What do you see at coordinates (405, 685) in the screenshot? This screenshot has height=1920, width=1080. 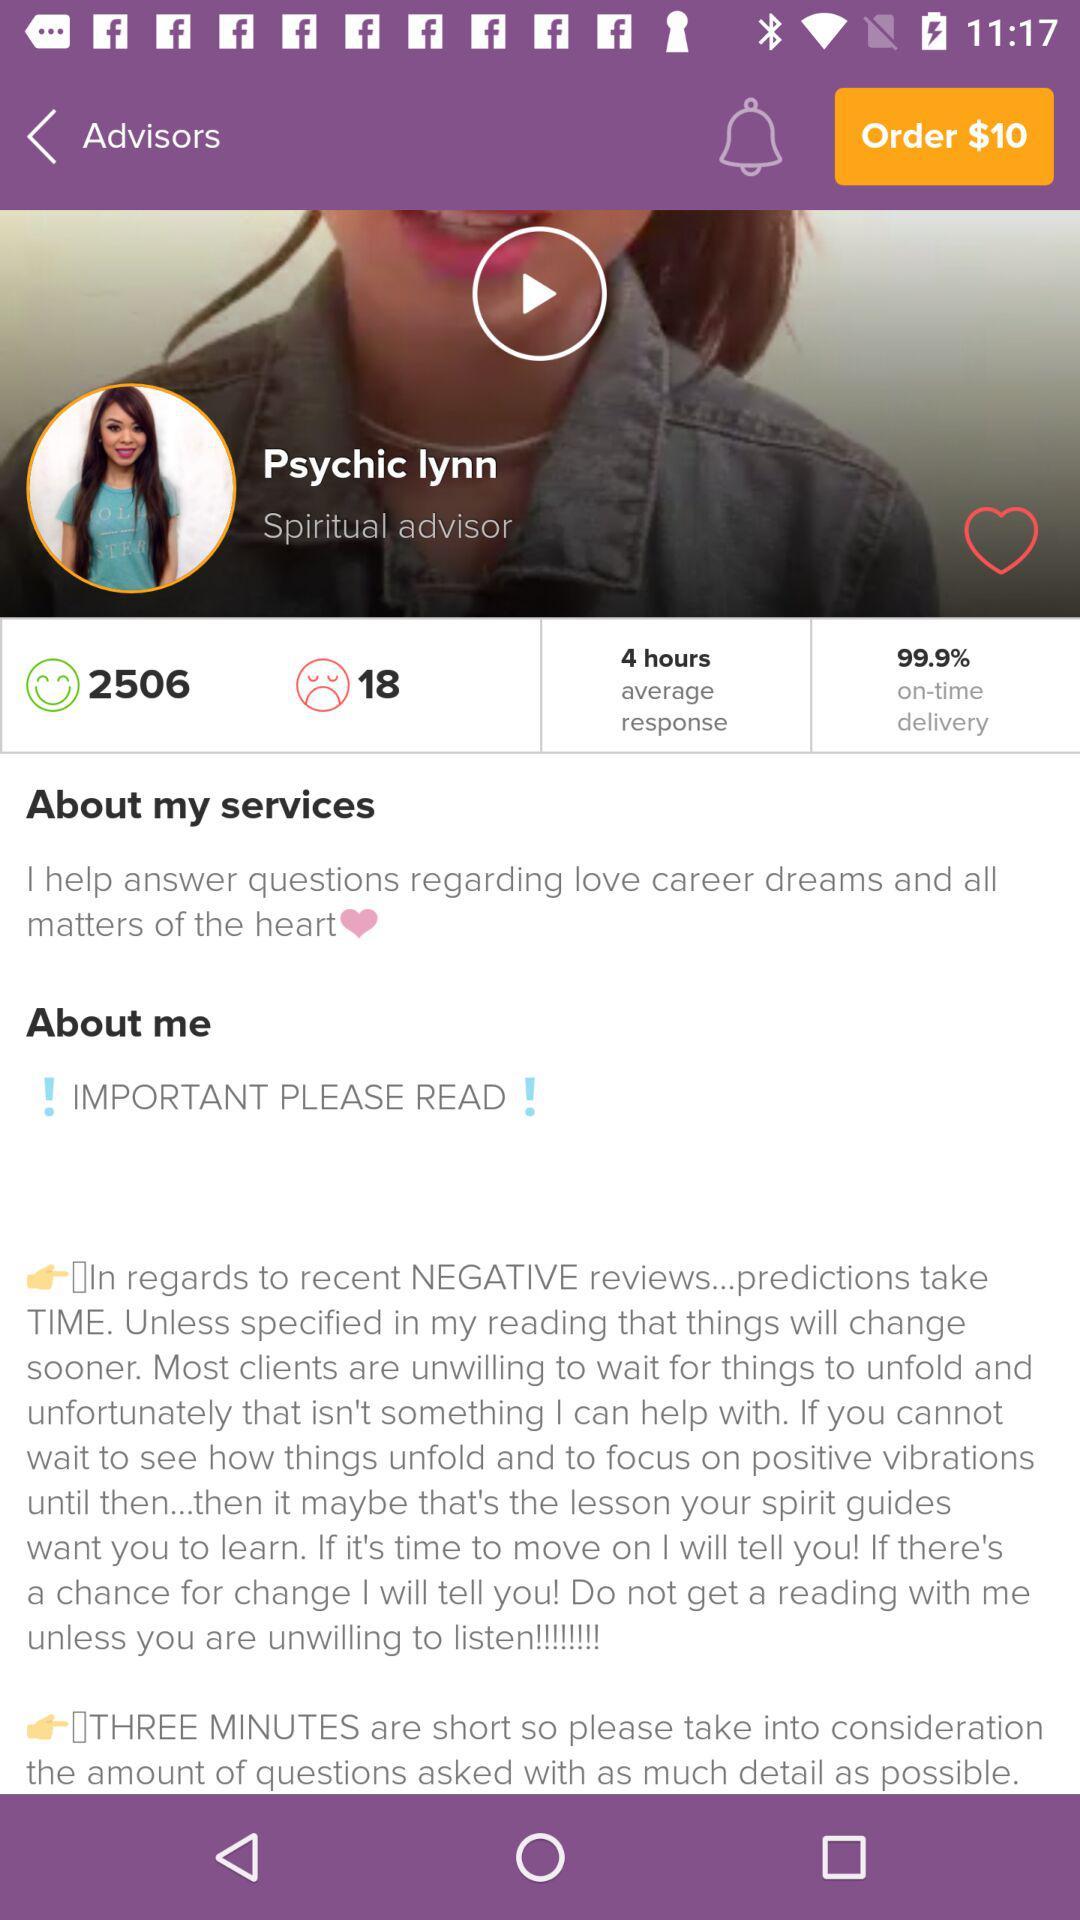 I see `item to the left of the 4 hours icon` at bounding box center [405, 685].